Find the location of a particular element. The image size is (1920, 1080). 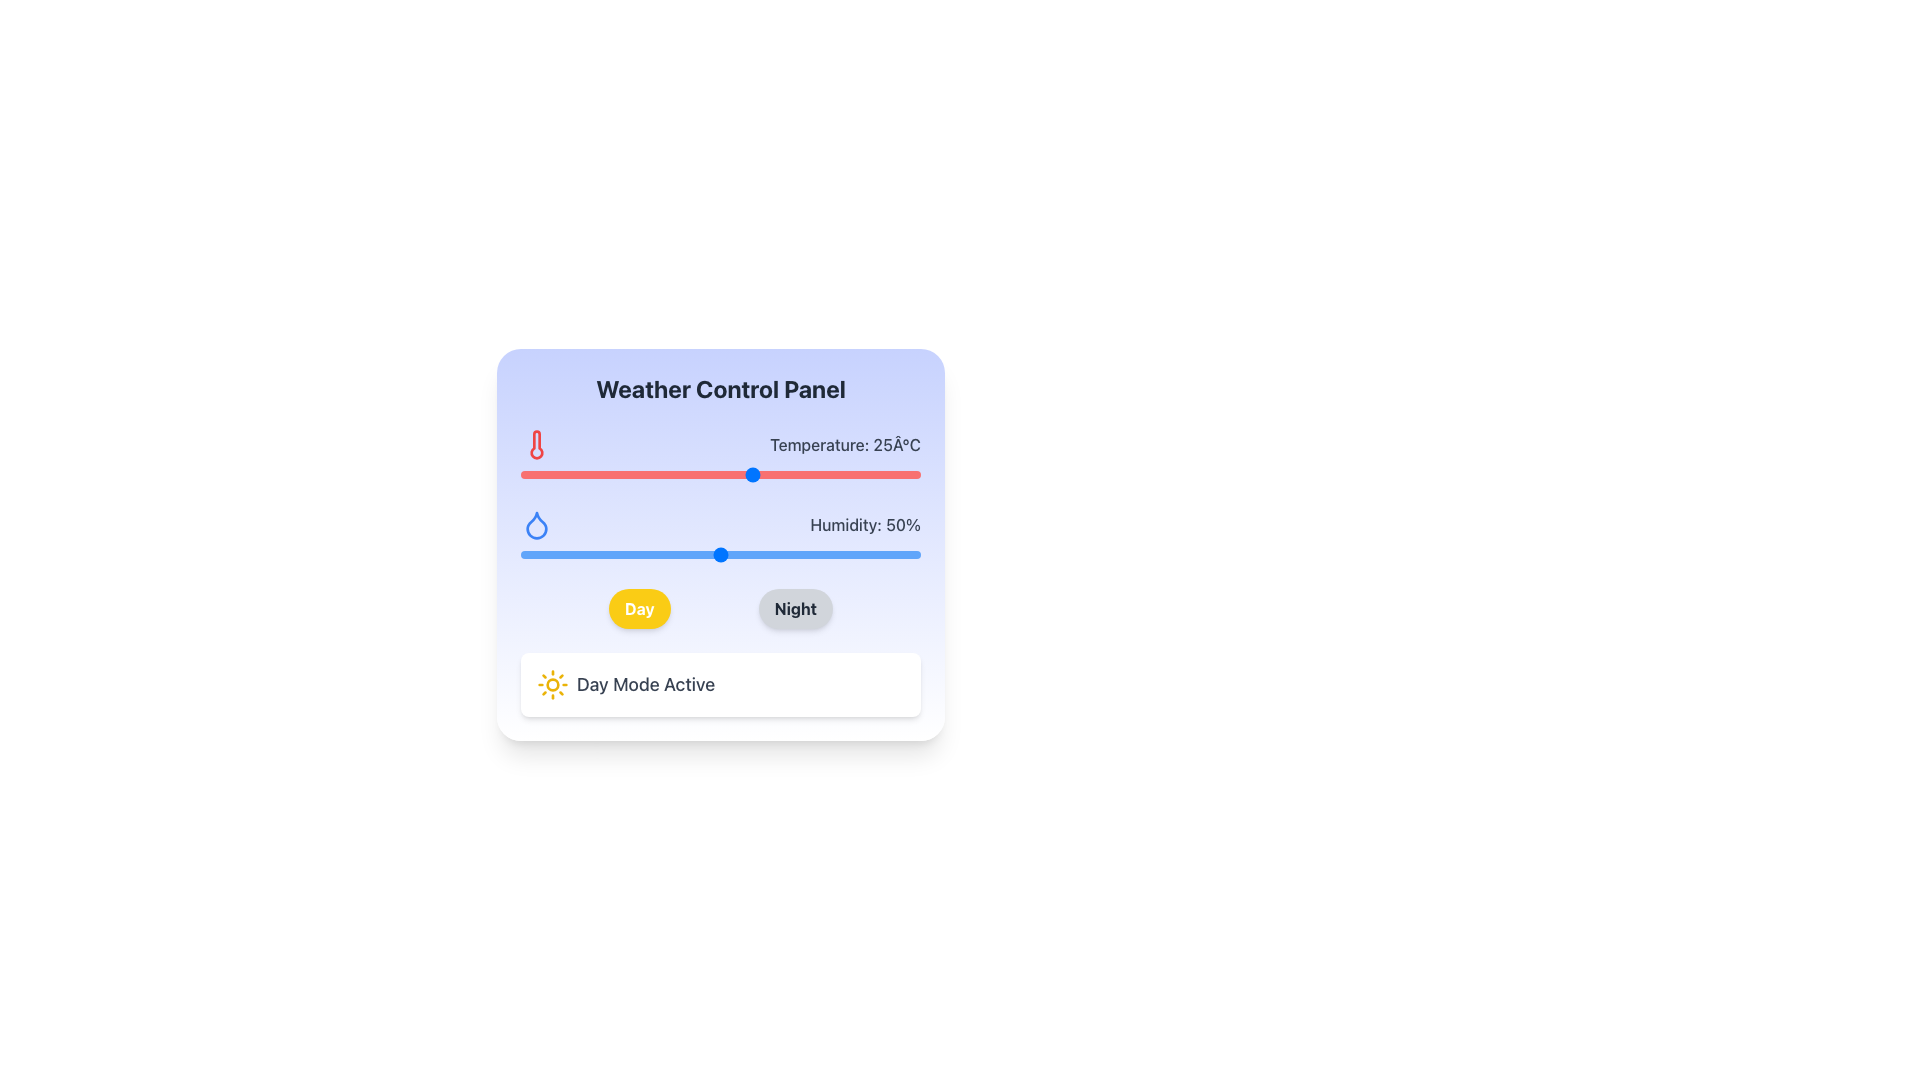

the Text Label that serves as the title for the Weather Control Panel, located at the uppermost part of the card layout is located at coordinates (720, 389).